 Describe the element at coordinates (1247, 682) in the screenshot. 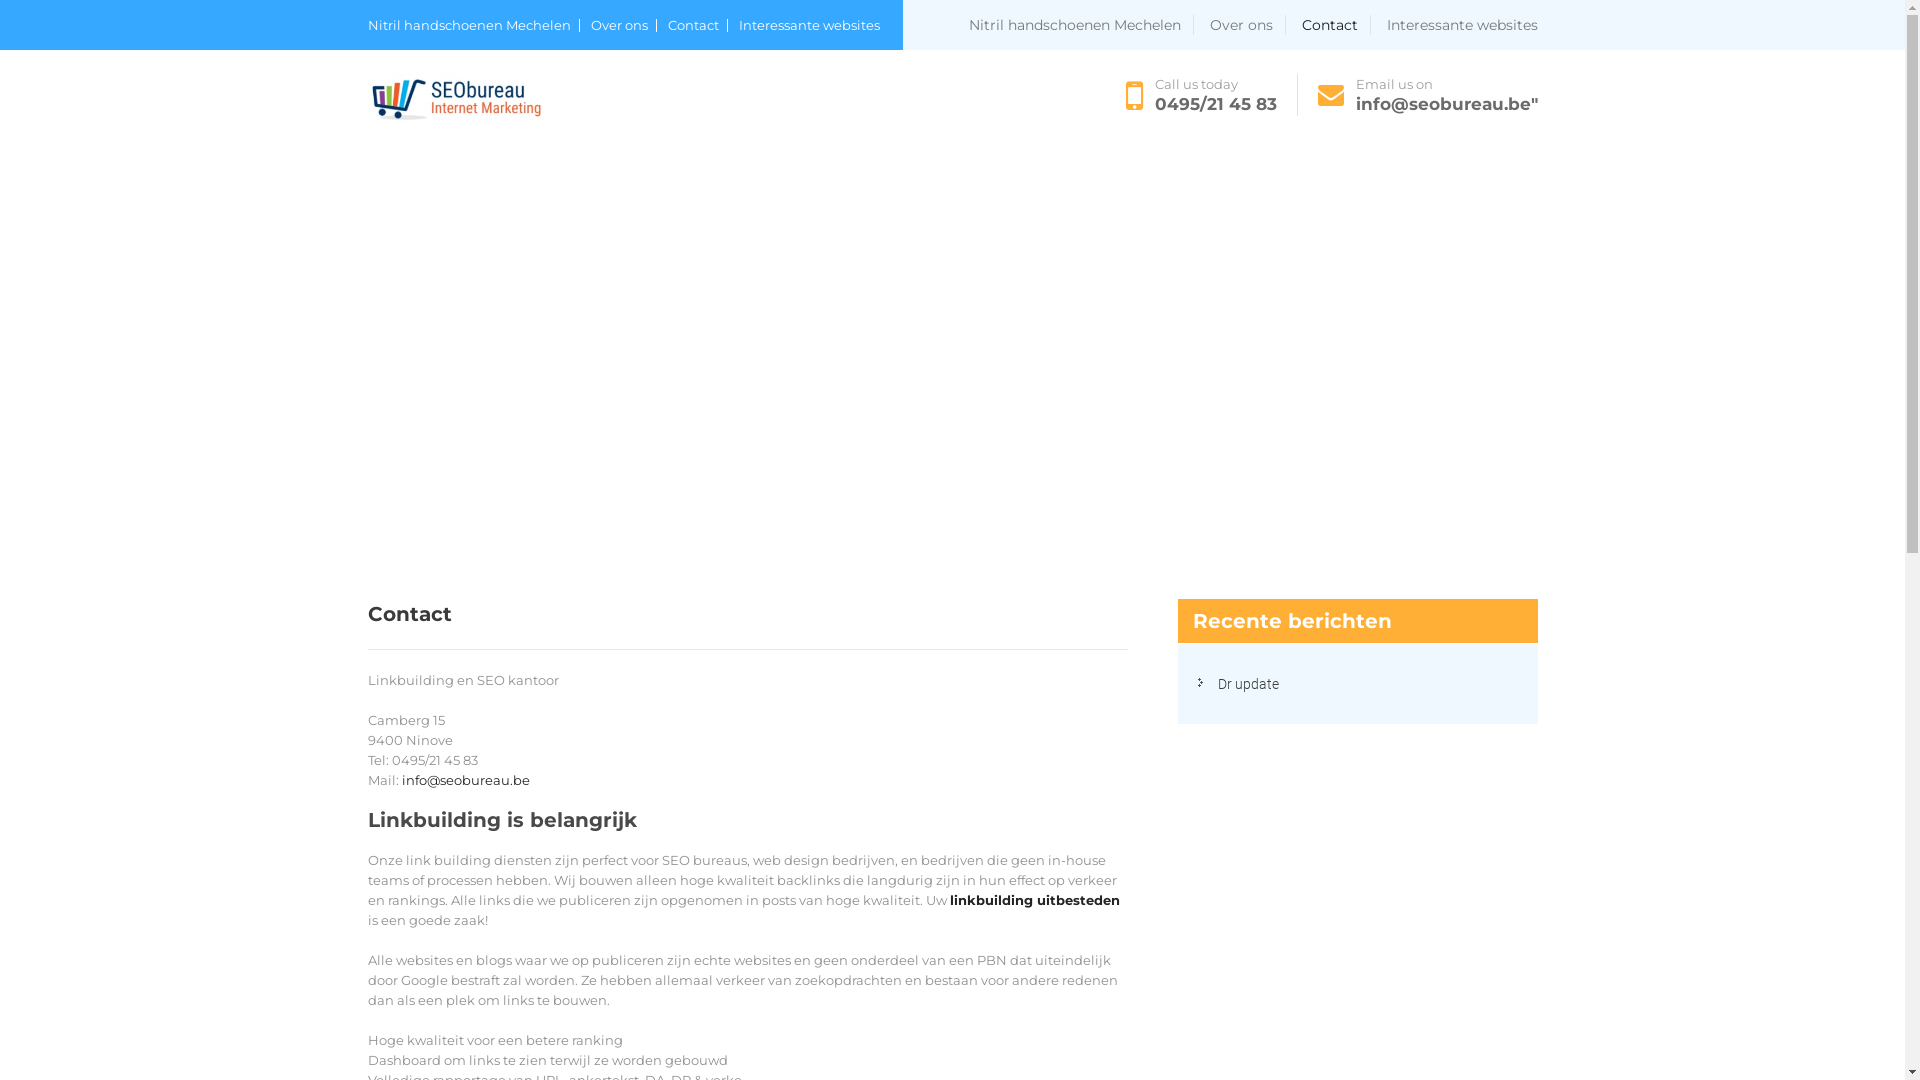

I see `'Dr update'` at that location.